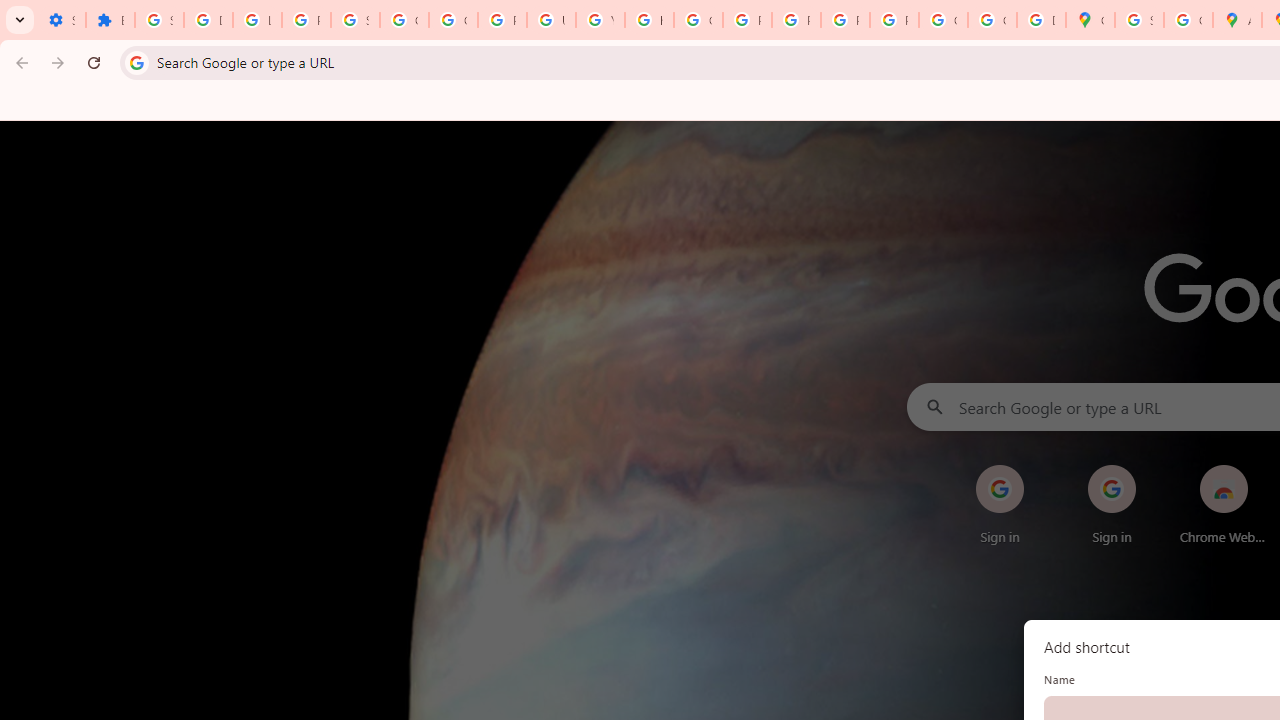 The height and width of the screenshot is (720, 1280). I want to click on 'Google Account Help', so click(403, 20).